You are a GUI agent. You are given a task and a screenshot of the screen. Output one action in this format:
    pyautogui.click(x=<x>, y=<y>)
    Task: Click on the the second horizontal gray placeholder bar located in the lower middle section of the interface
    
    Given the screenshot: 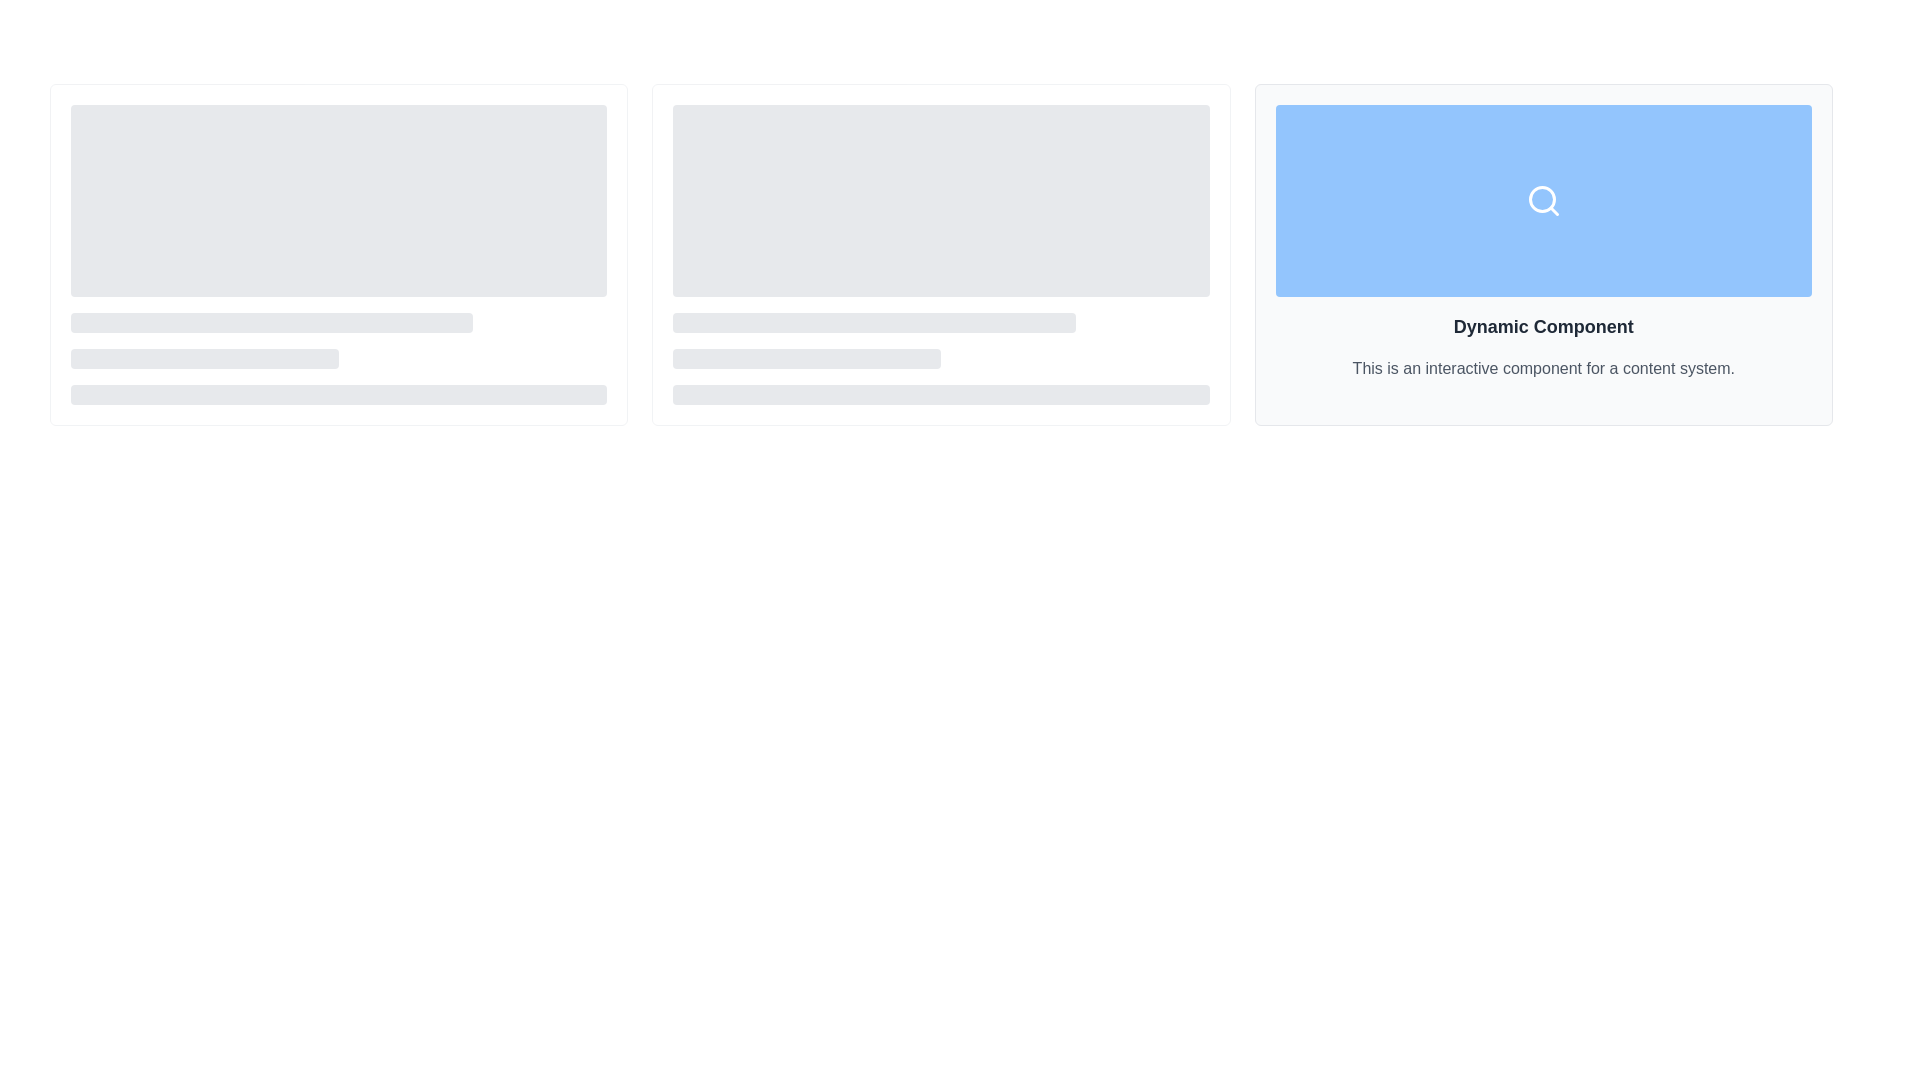 What is the action you would take?
    pyautogui.click(x=205, y=357)
    